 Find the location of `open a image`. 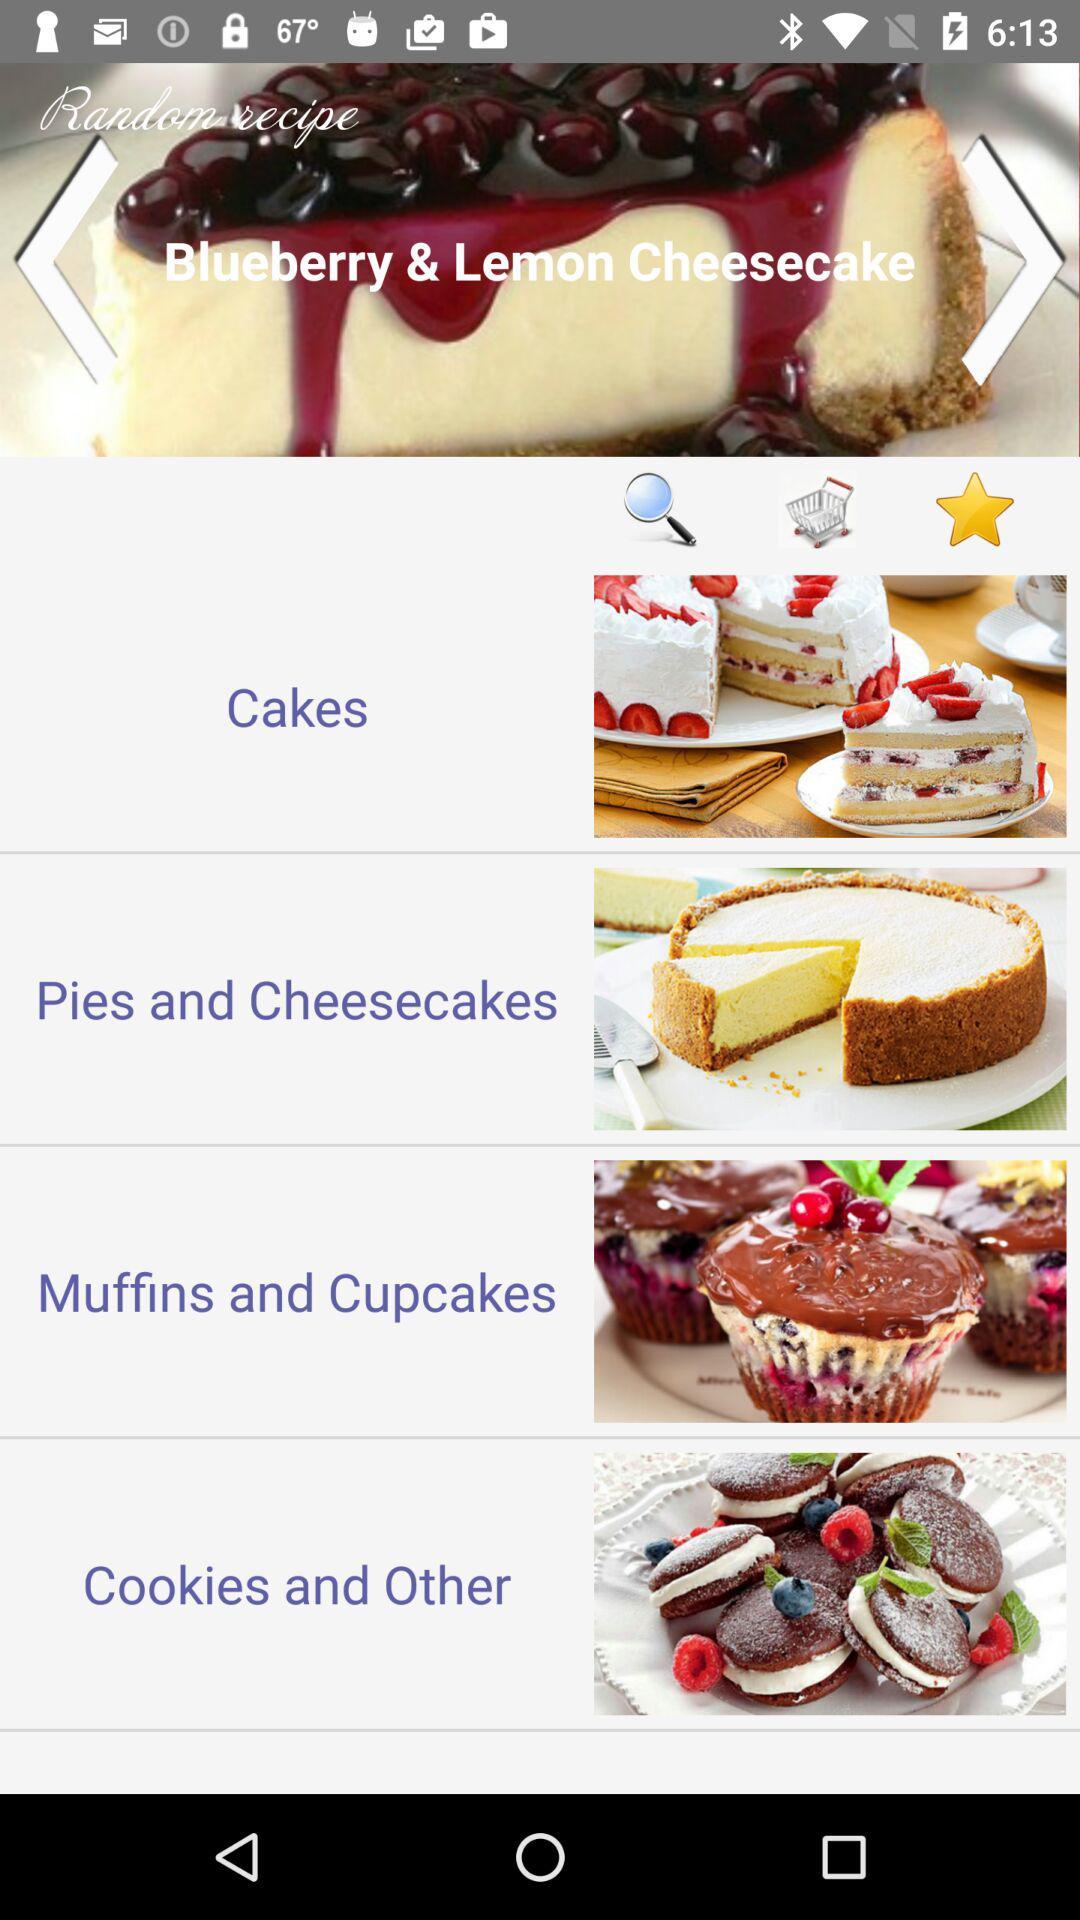

open a image is located at coordinates (540, 258).